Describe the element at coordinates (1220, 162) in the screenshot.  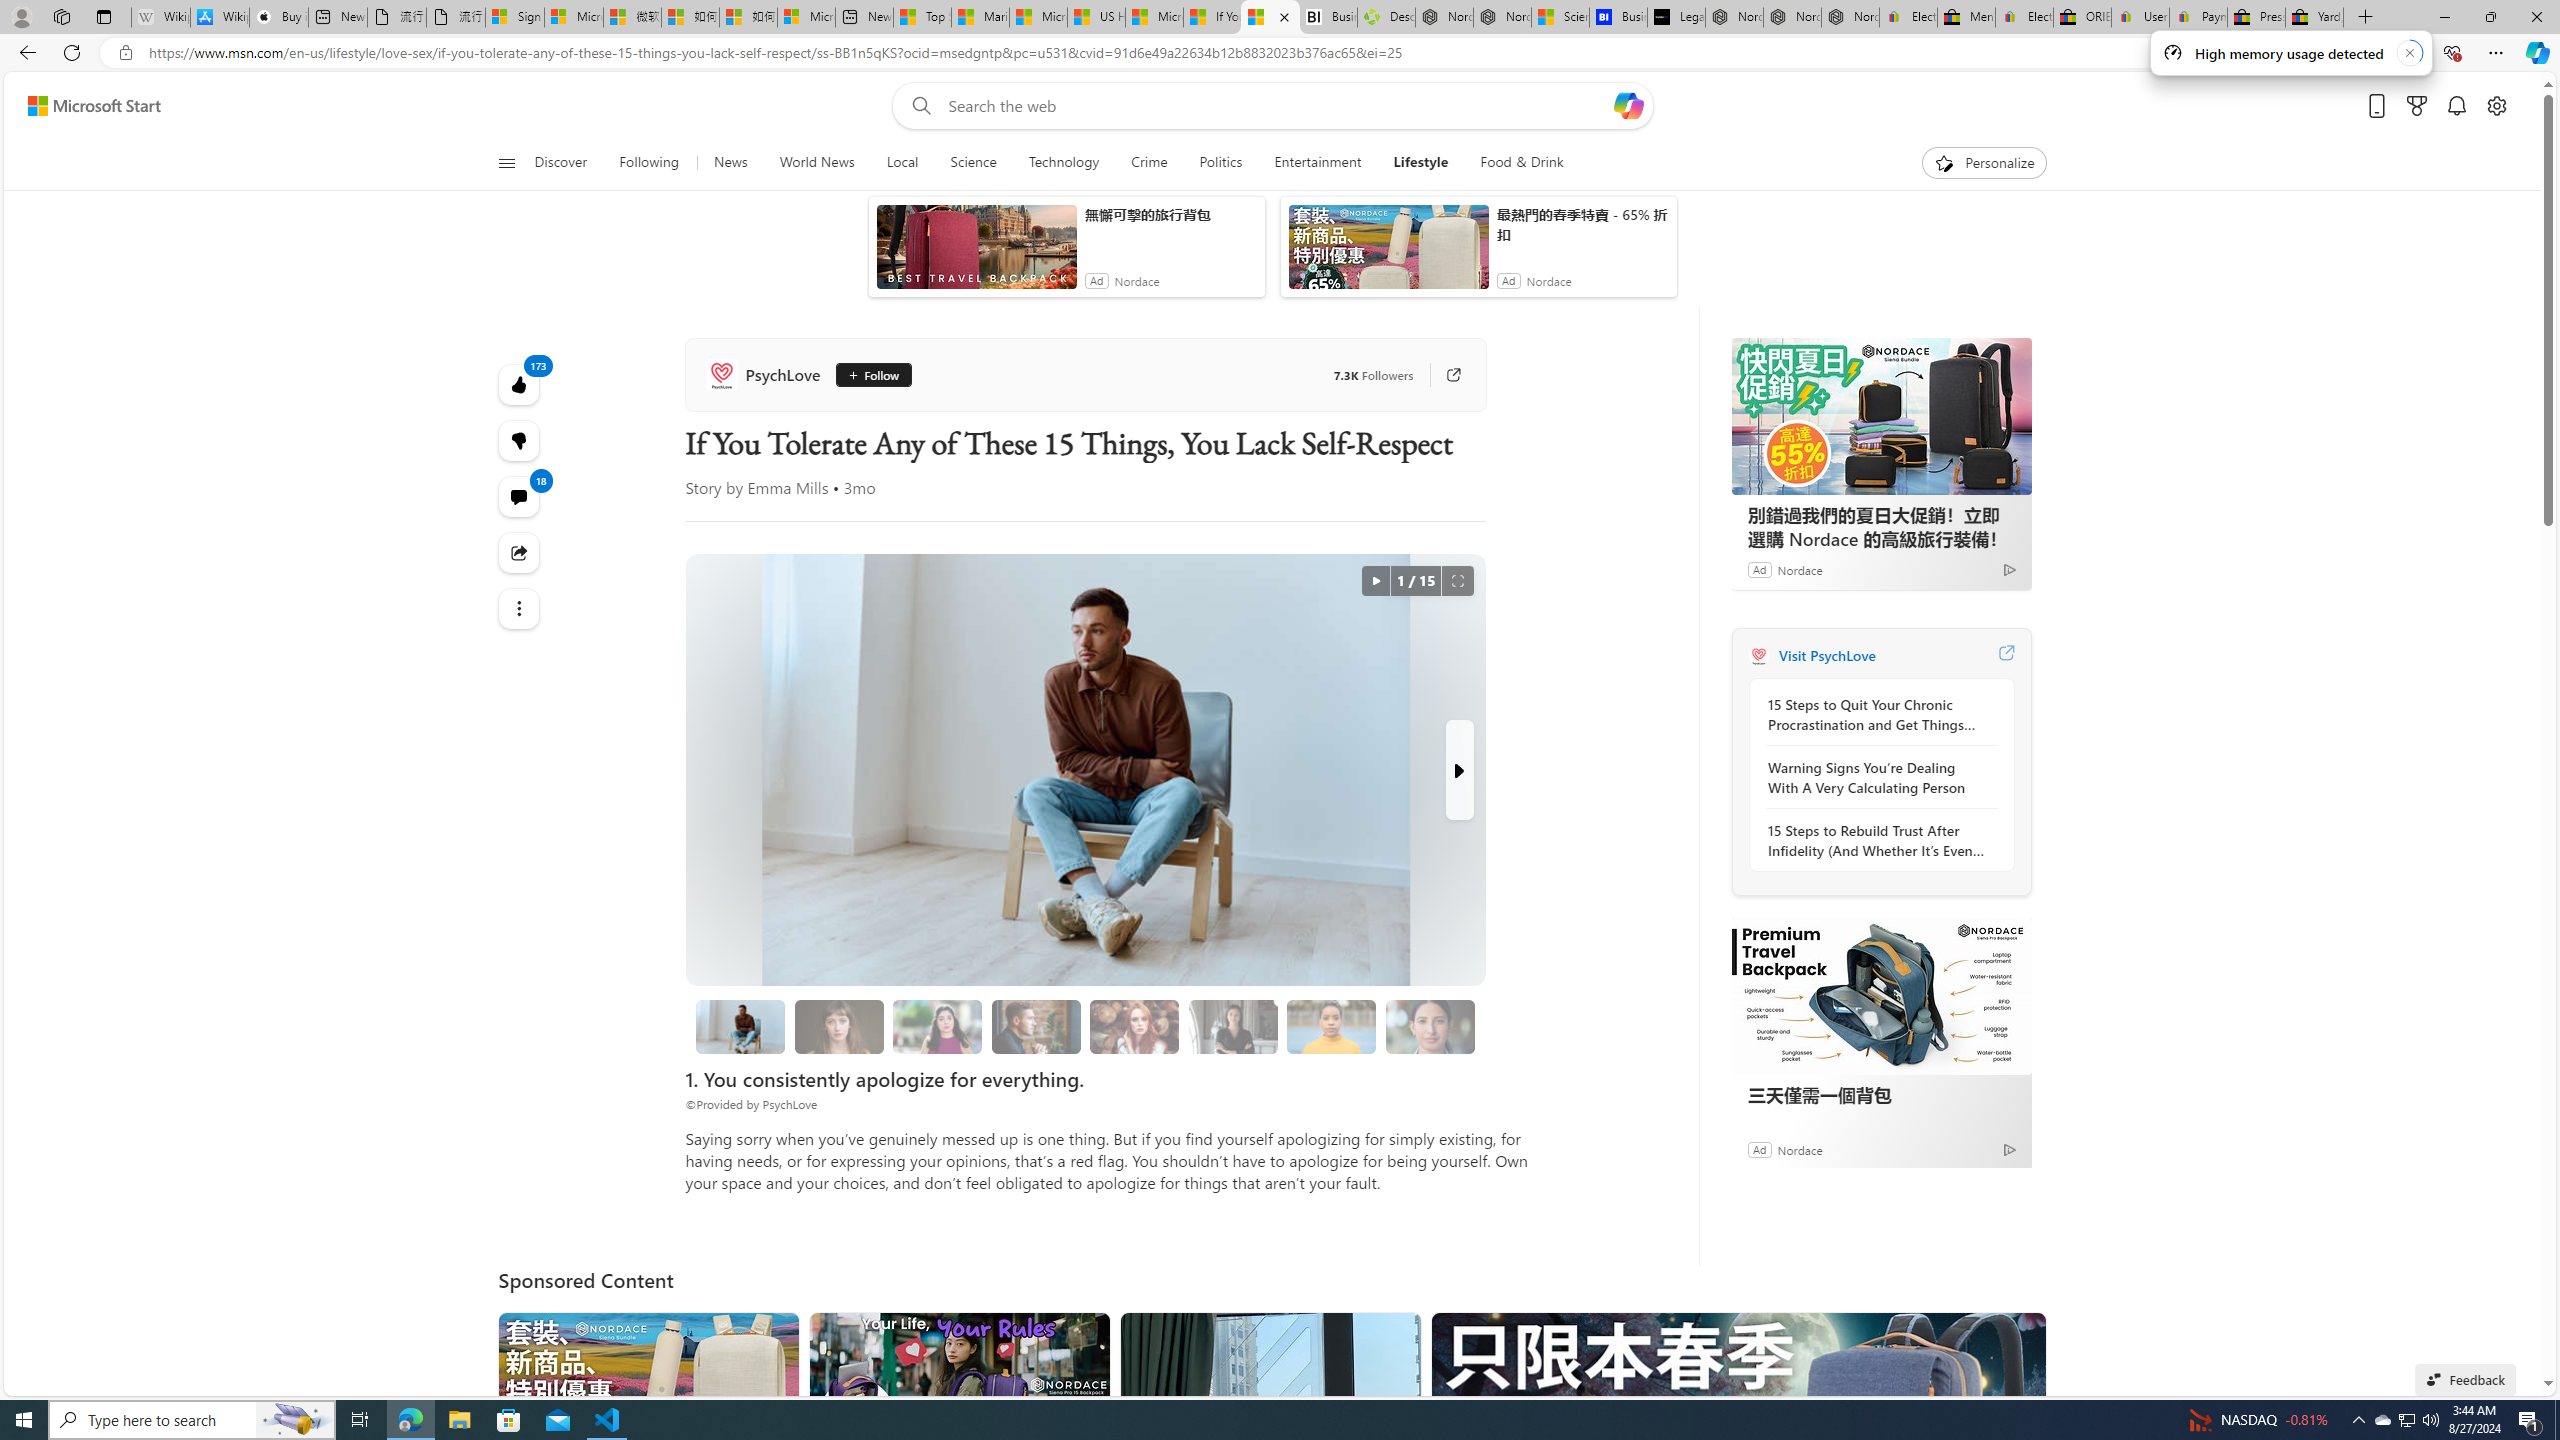
I see `'Politics'` at that location.